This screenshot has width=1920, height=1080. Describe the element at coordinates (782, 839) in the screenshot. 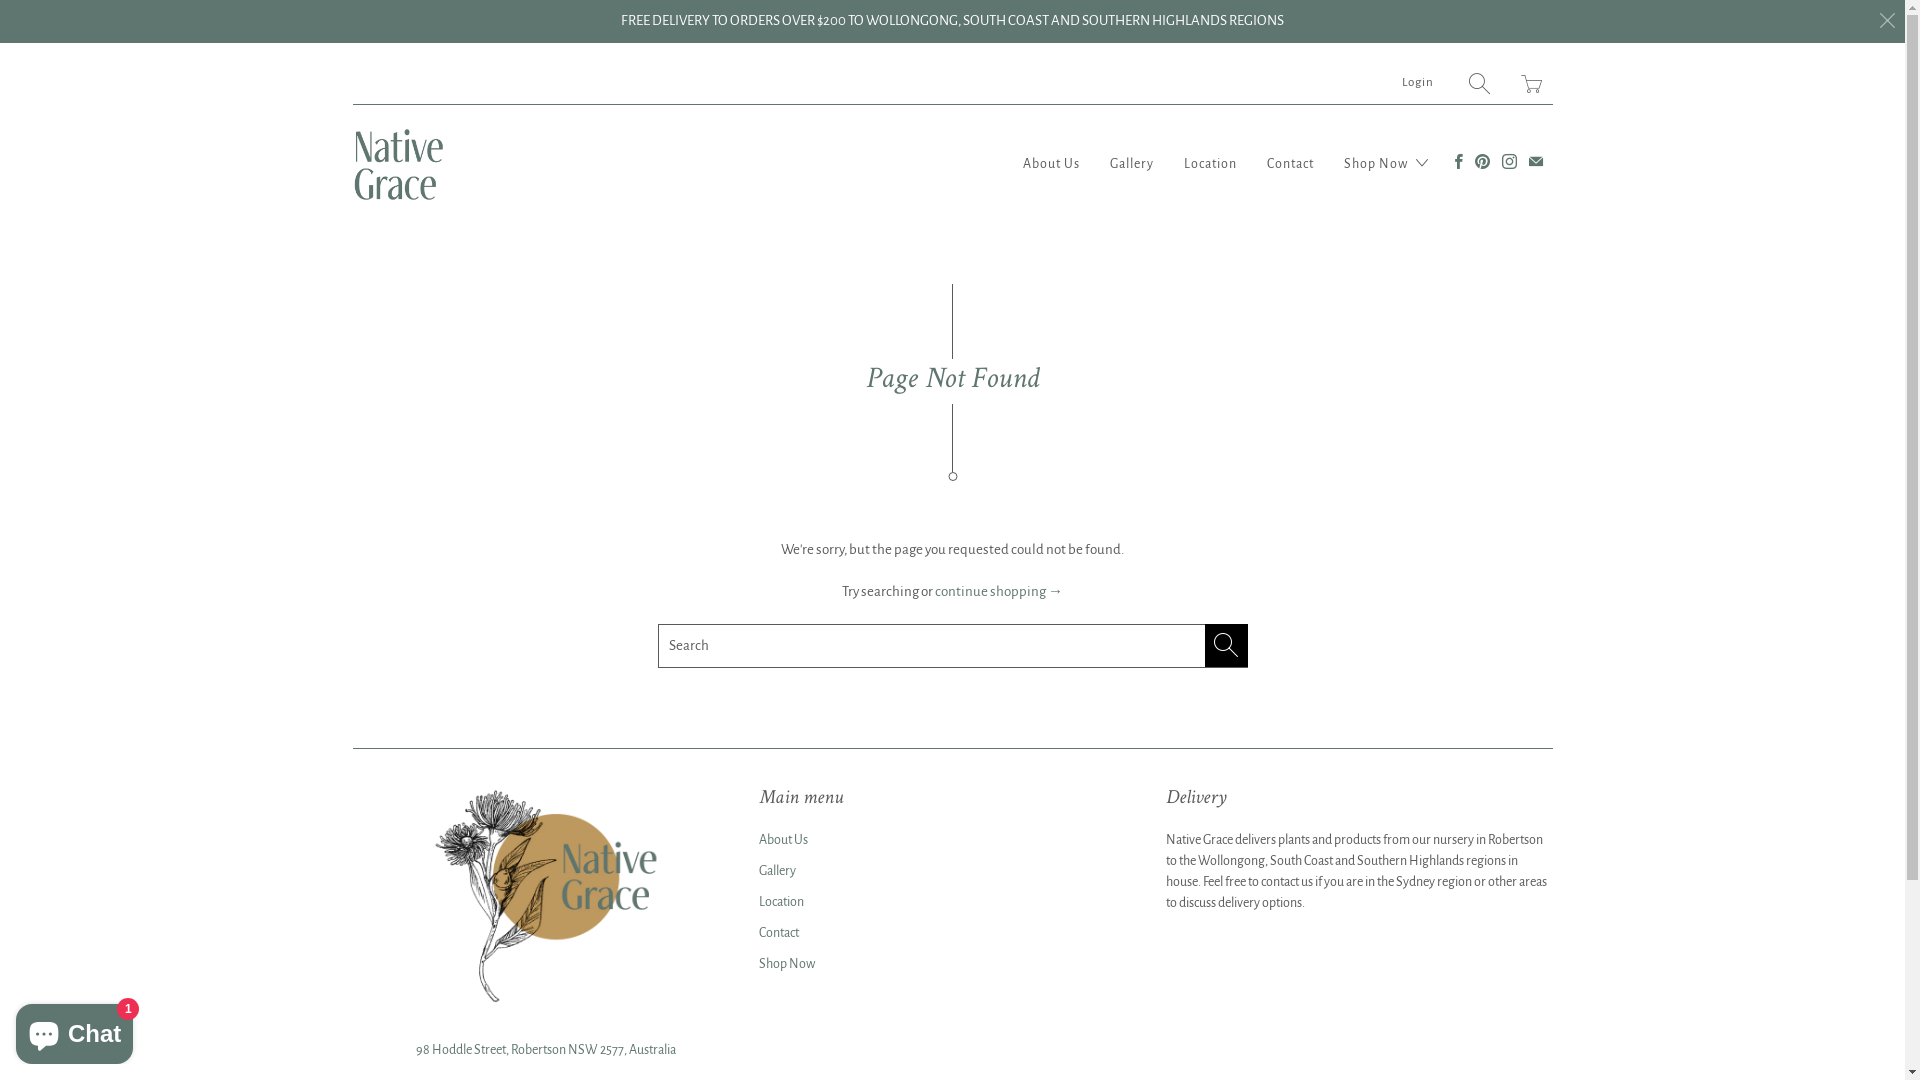

I see `'About Us'` at that location.